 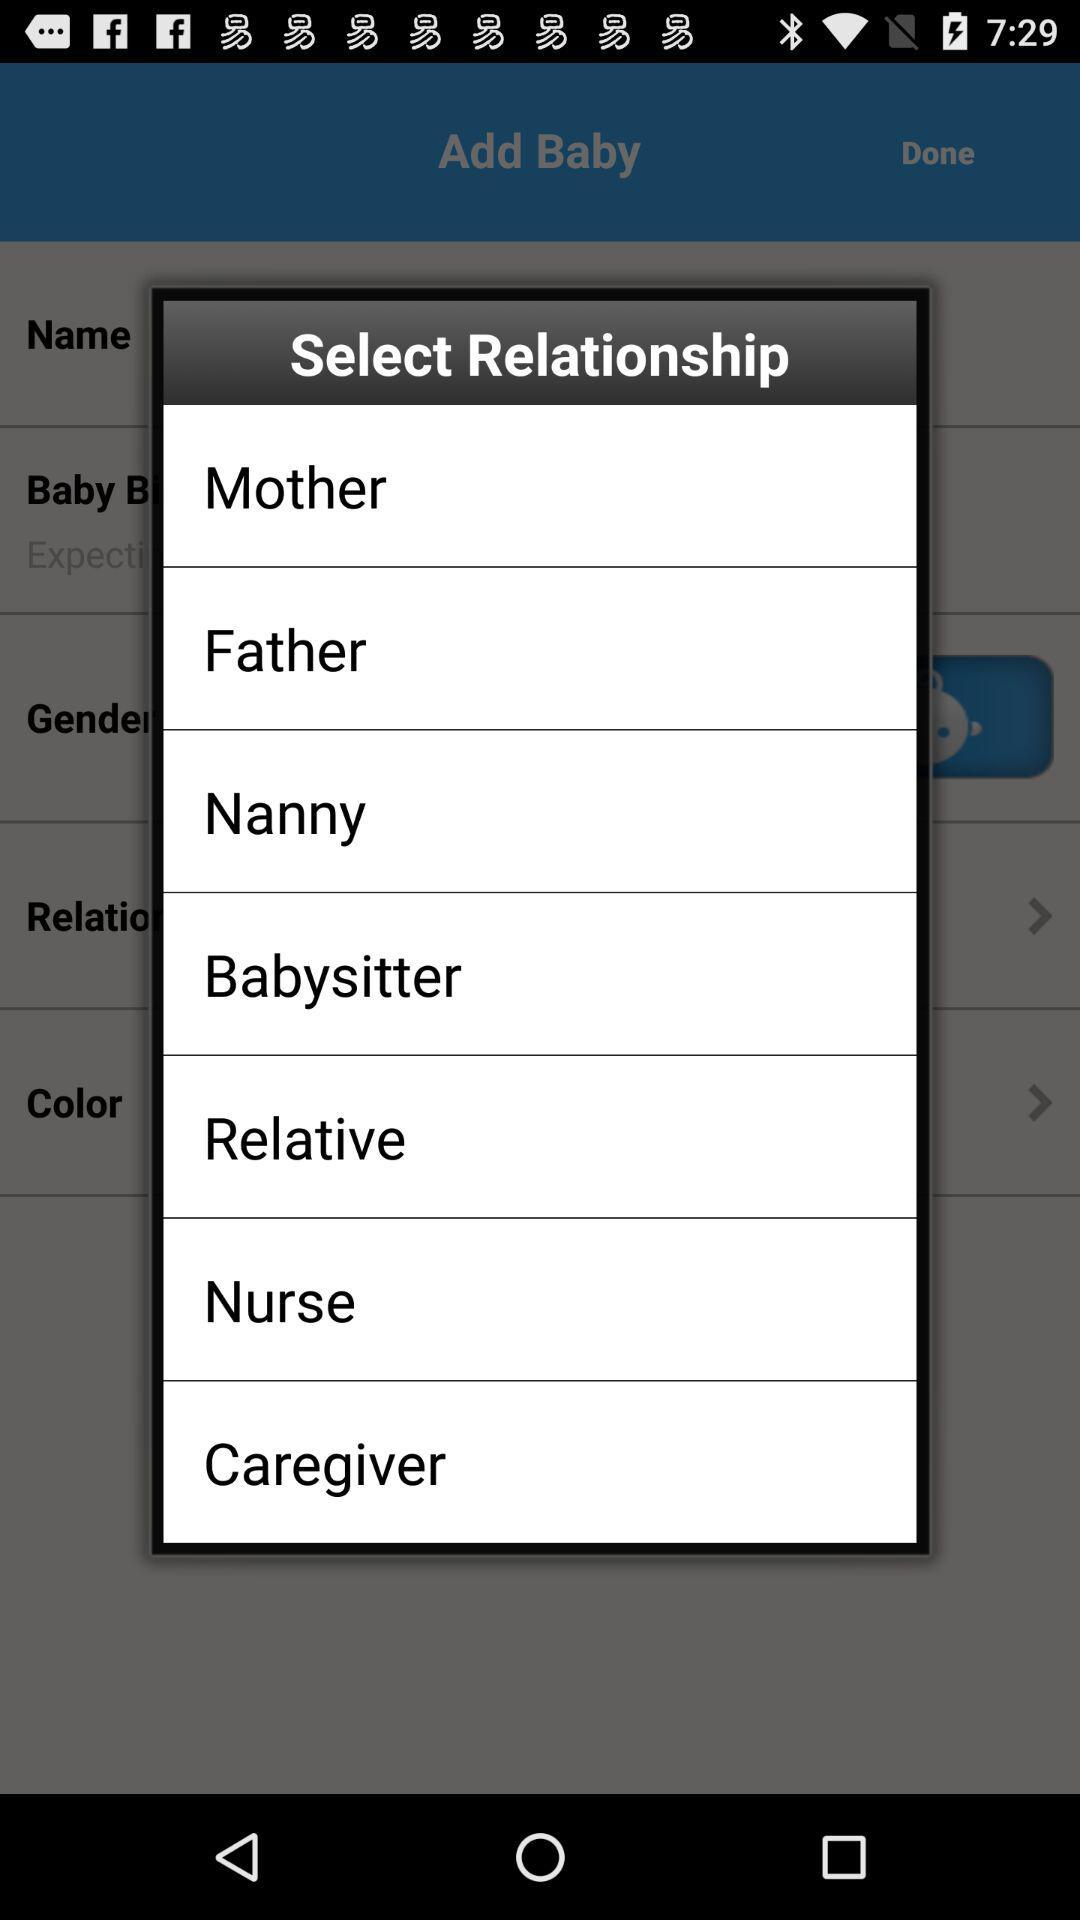 What do you see at coordinates (279, 1299) in the screenshot?
I see `item above the caregiver icon` at bounding box center [279, 1299].